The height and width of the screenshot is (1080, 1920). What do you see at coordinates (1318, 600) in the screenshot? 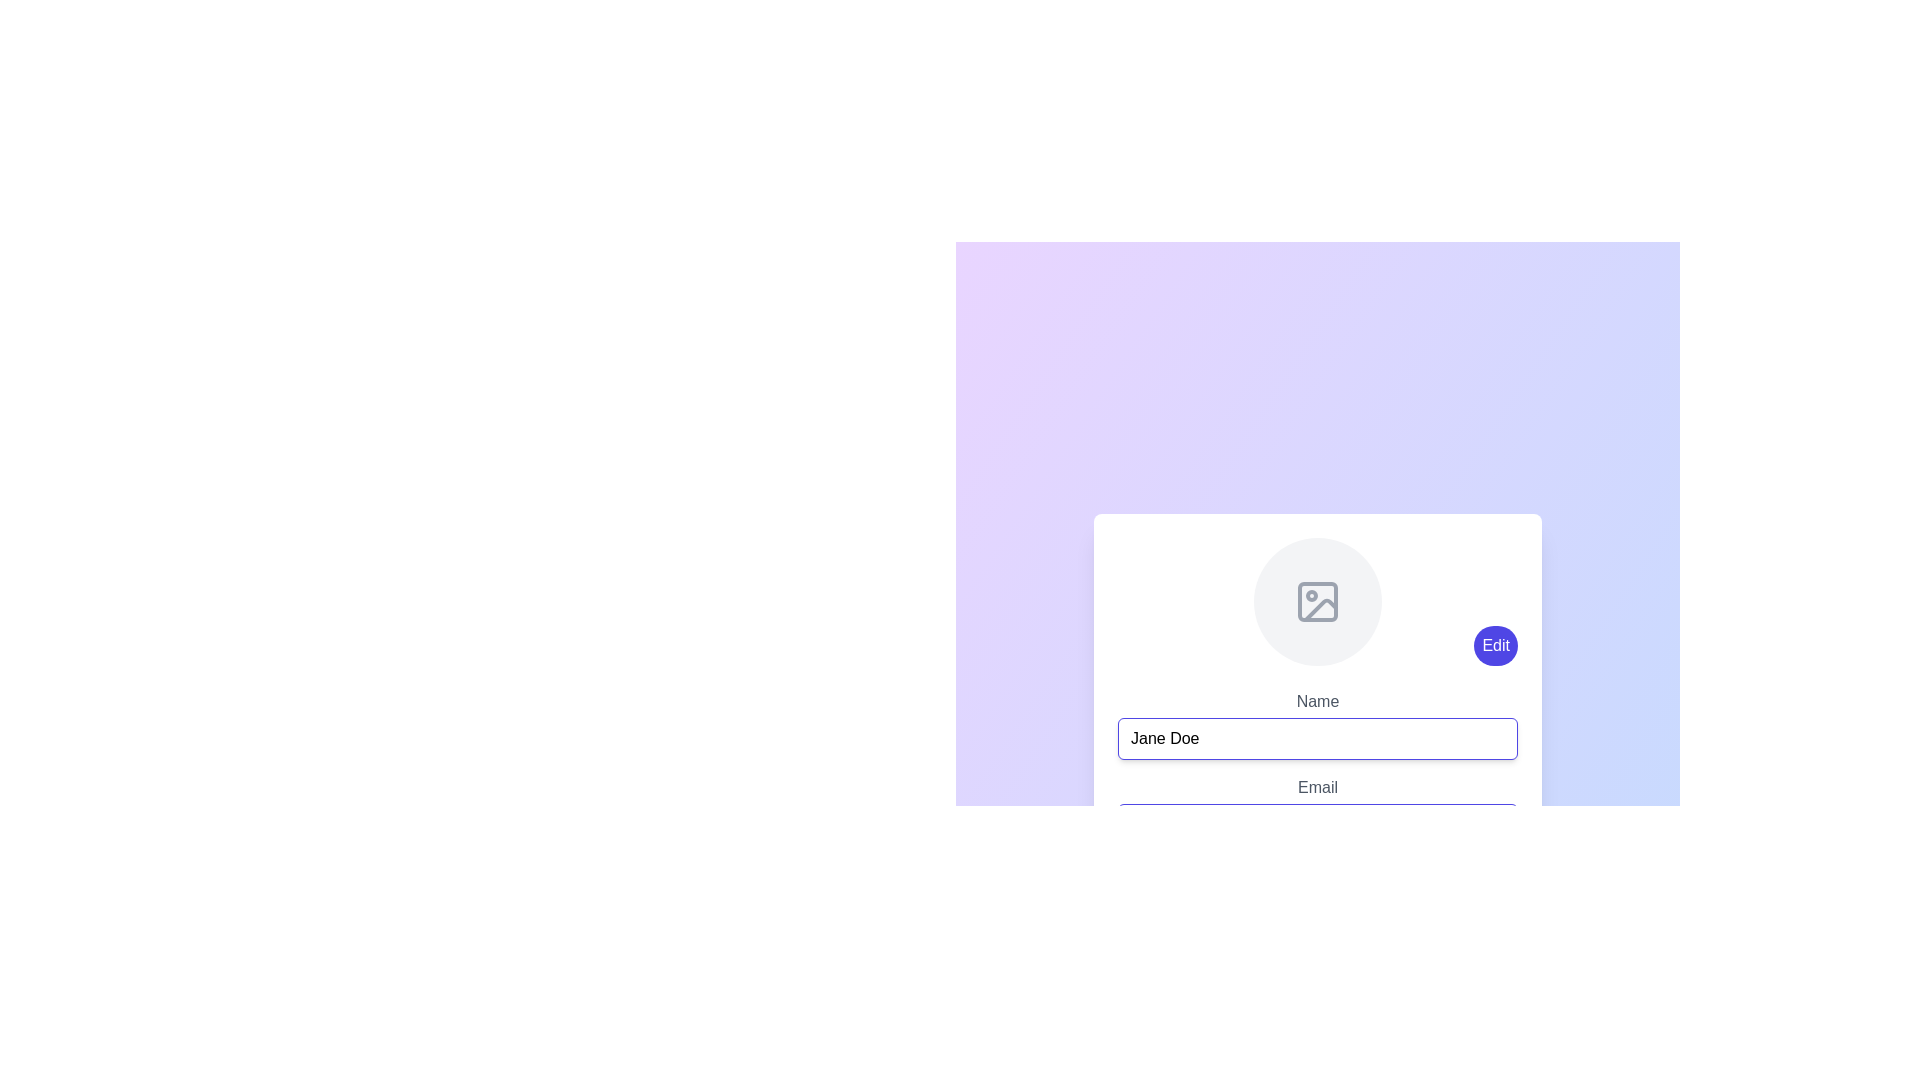
I see `the profile picture upload area and 'Edit' button located at the top of the user profile editing card` at bounding box center [1318, 600].